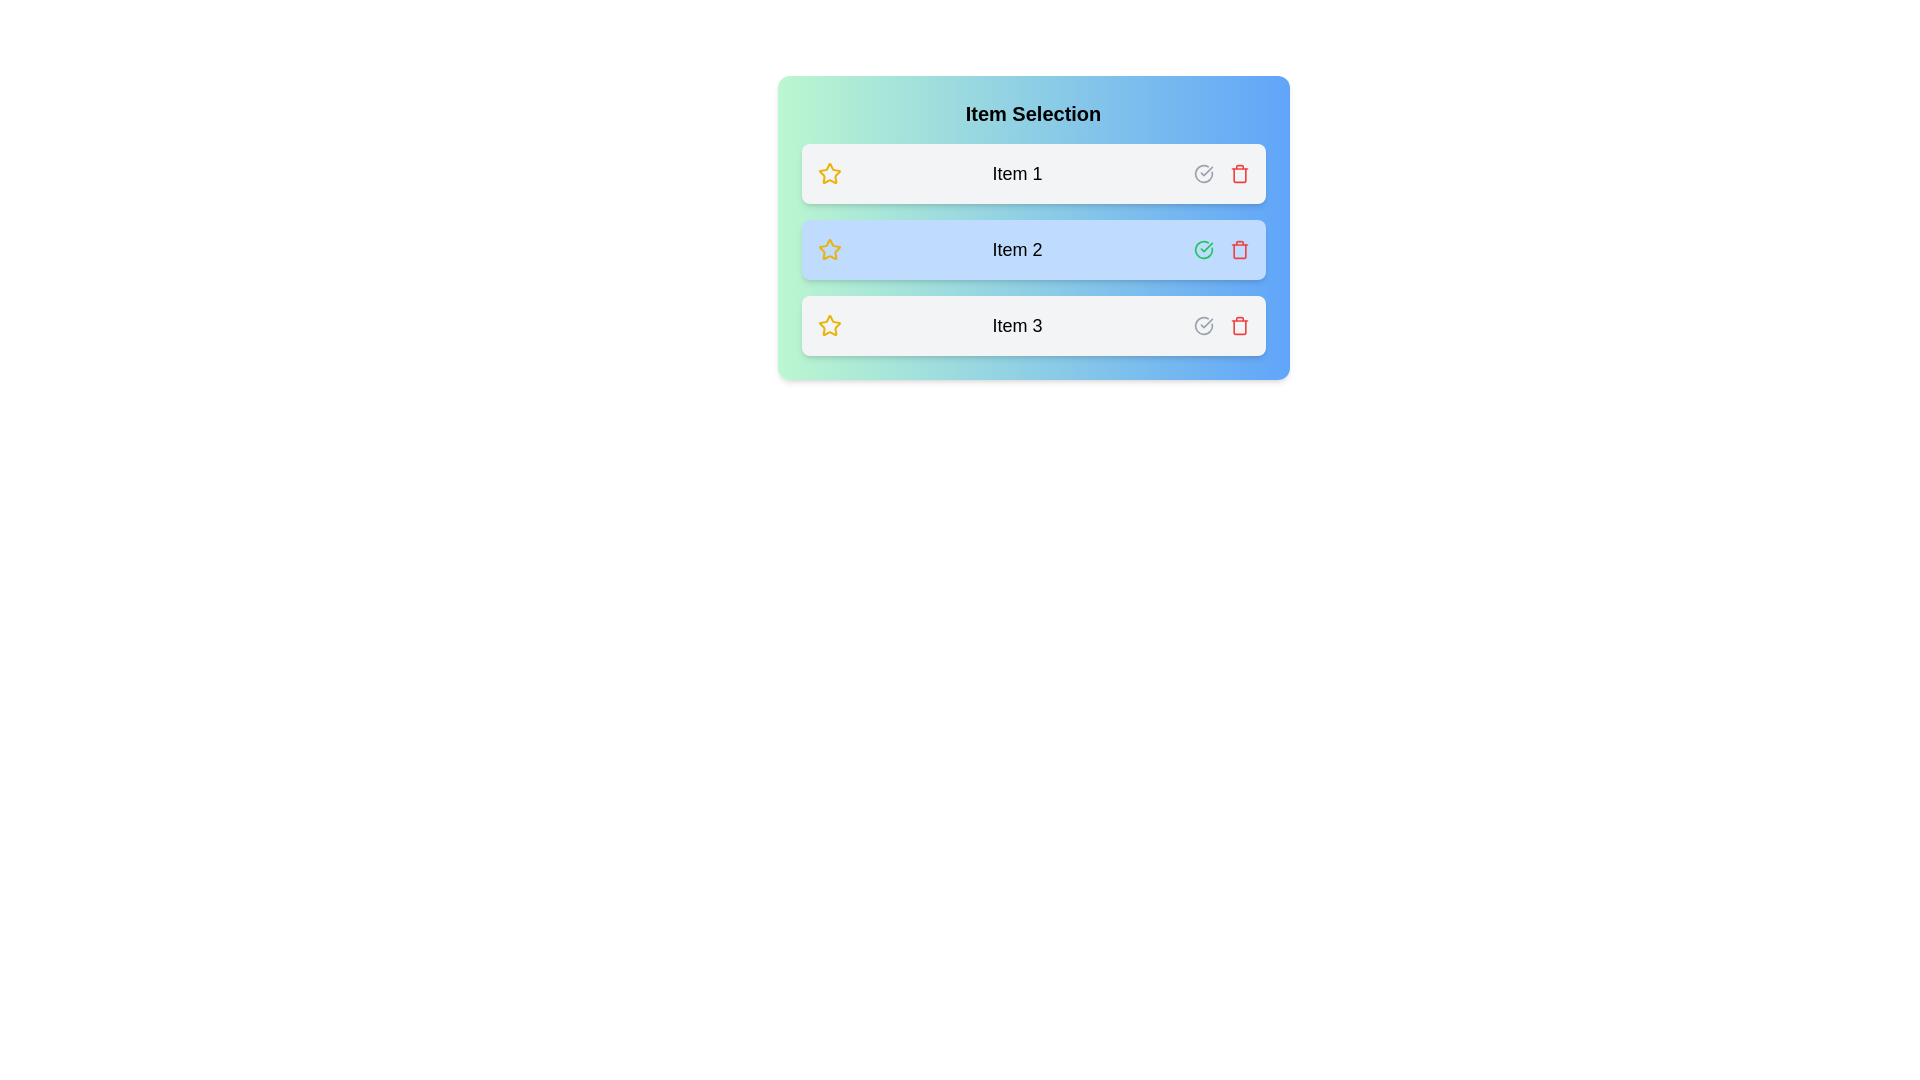  I want to click on the trash icon corresponding to the item Item 1 to remove it from the list, so click(1238, 172).